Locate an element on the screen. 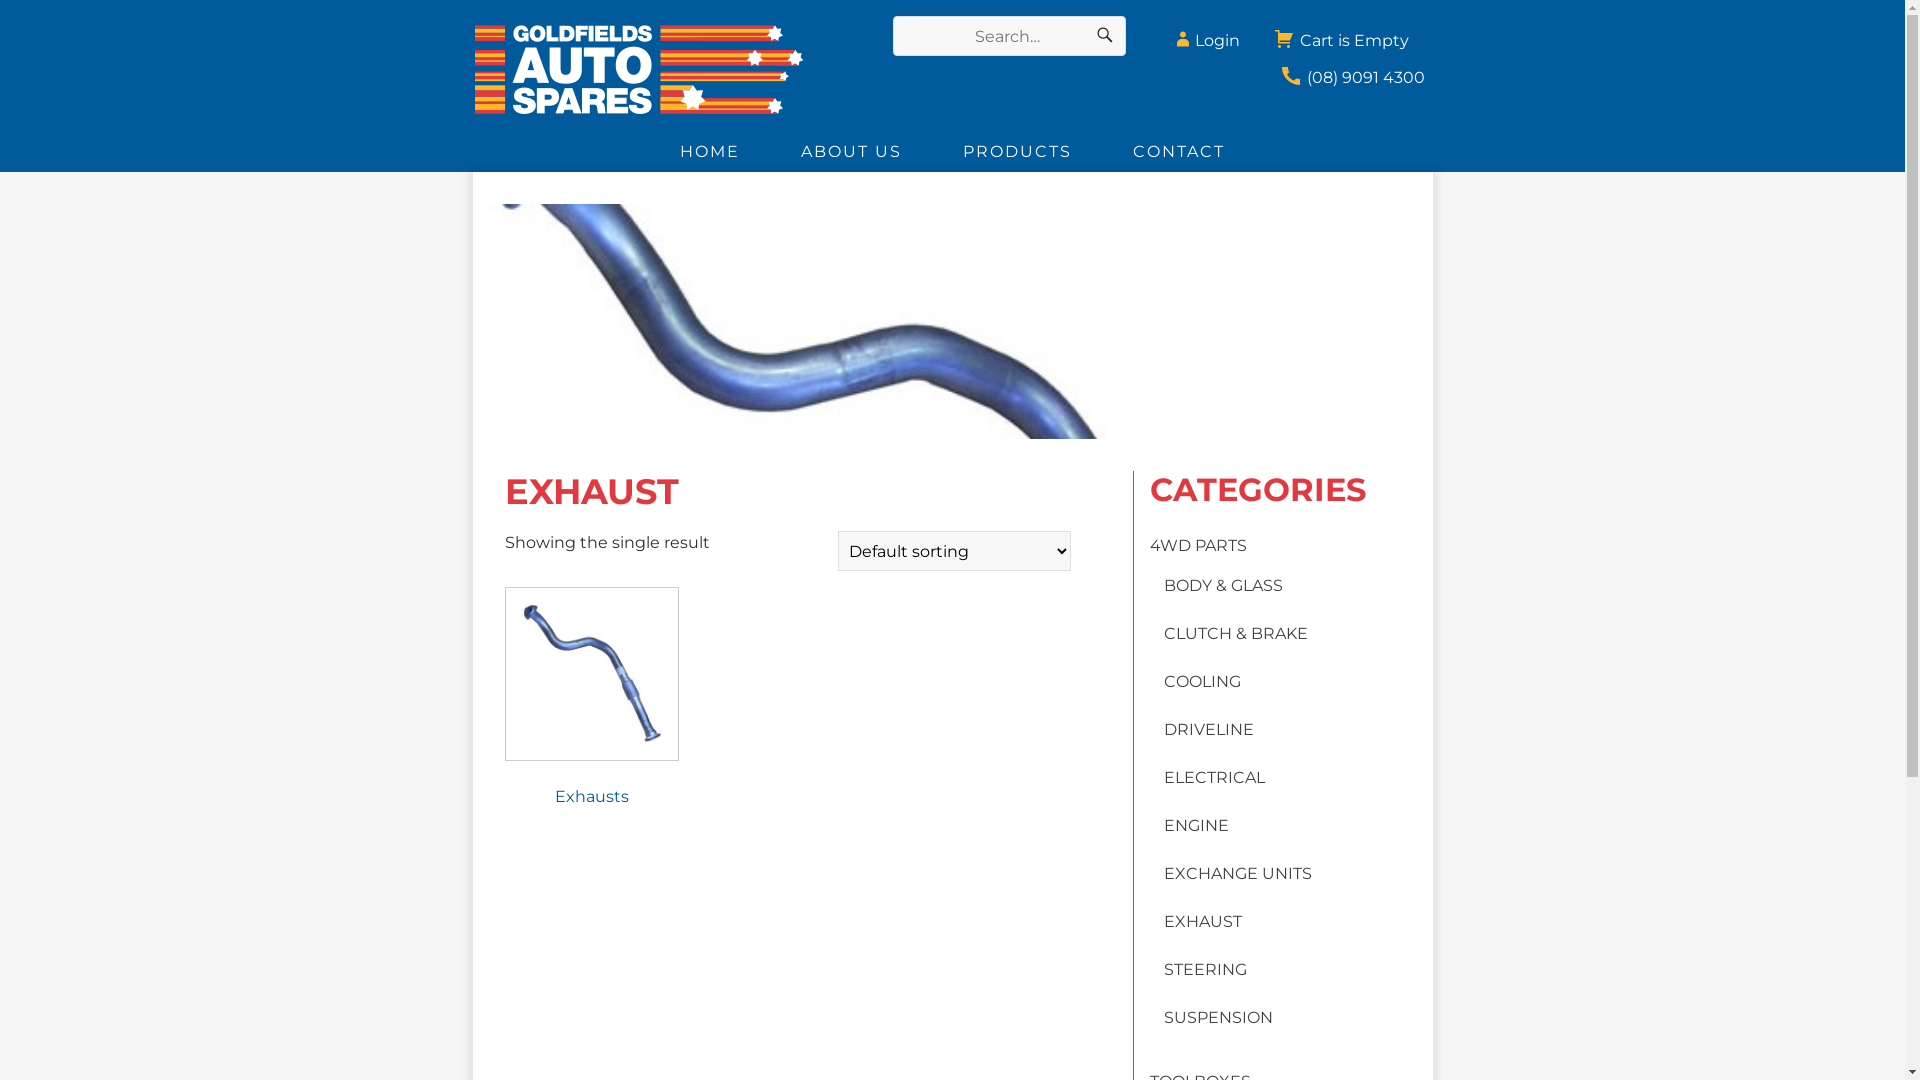 The width and height of the screenshot is (1920, 1080). 'CONTACT' is located at coordinates (1101, 150).